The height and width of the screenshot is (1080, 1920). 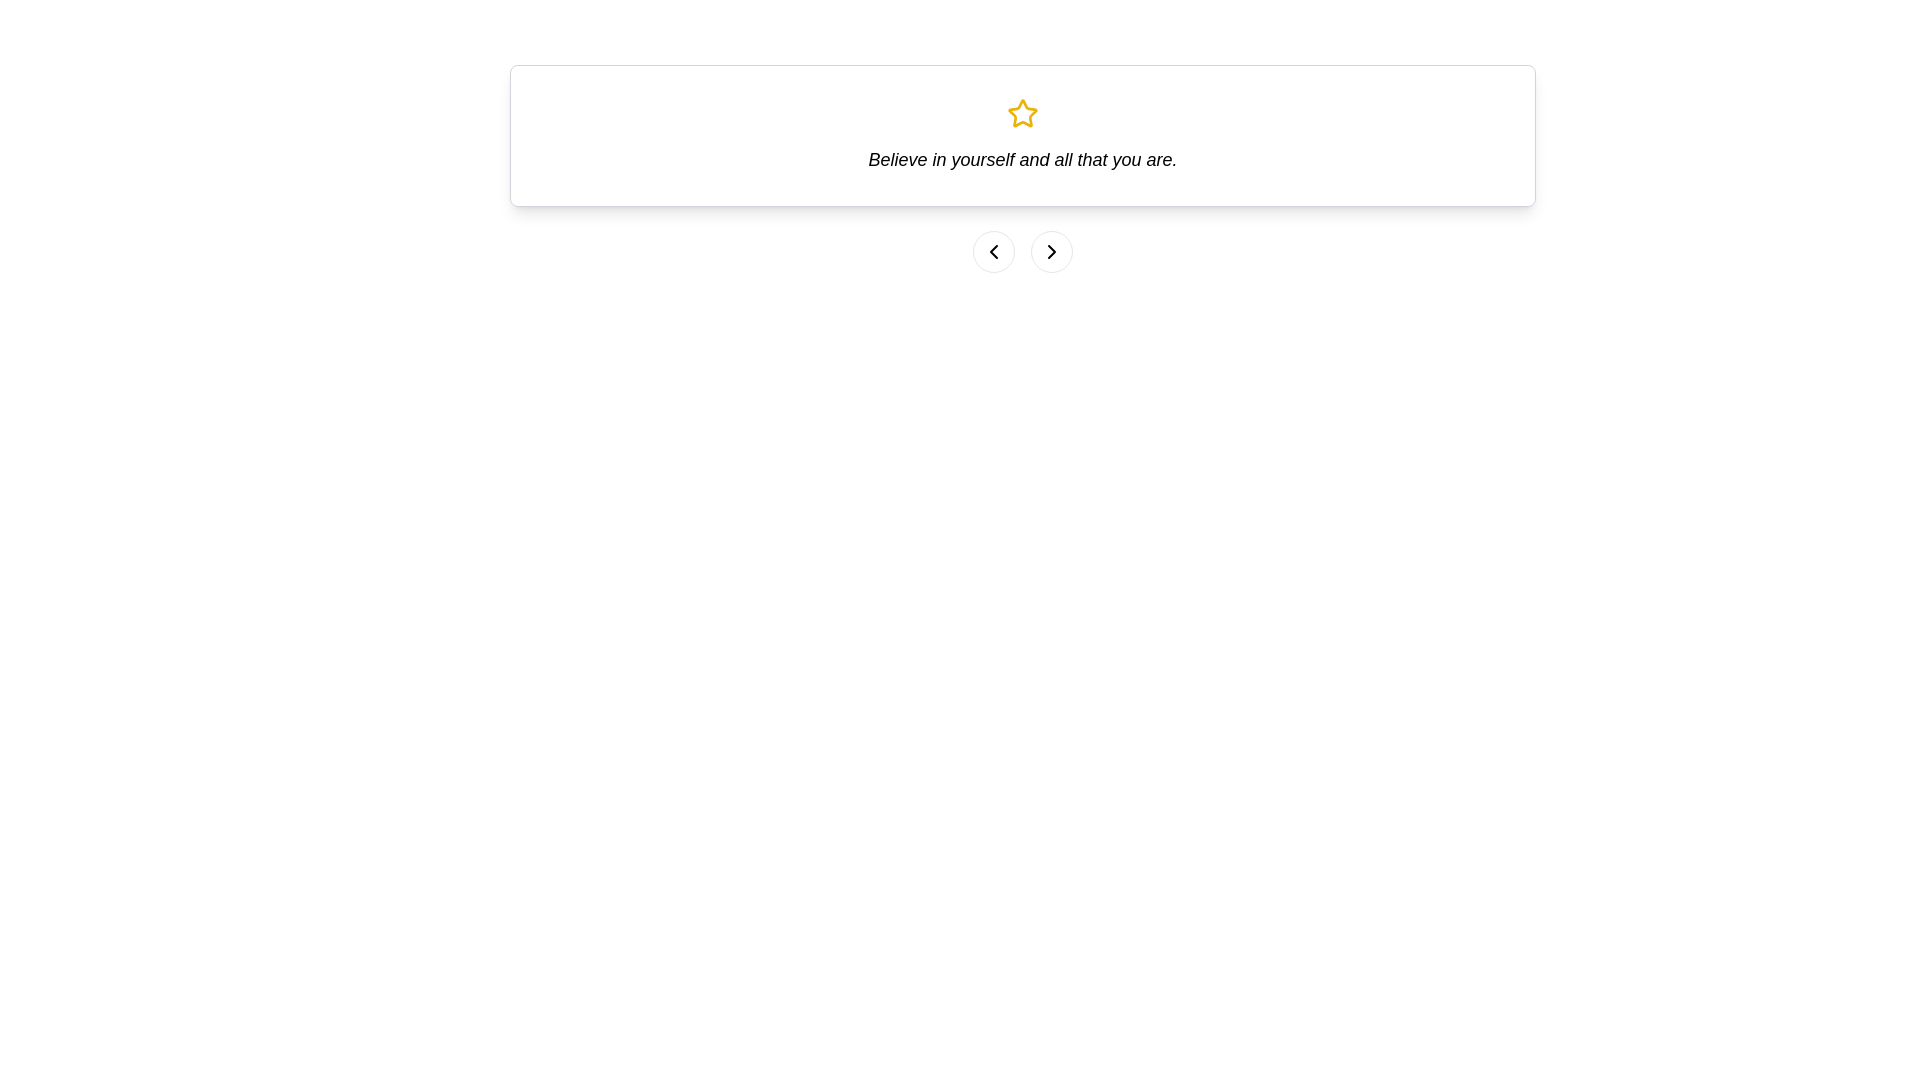 I want to click on the chevron-shaped icon pointing to the right, which is part of a circular button, so click(x=1050, y=250).